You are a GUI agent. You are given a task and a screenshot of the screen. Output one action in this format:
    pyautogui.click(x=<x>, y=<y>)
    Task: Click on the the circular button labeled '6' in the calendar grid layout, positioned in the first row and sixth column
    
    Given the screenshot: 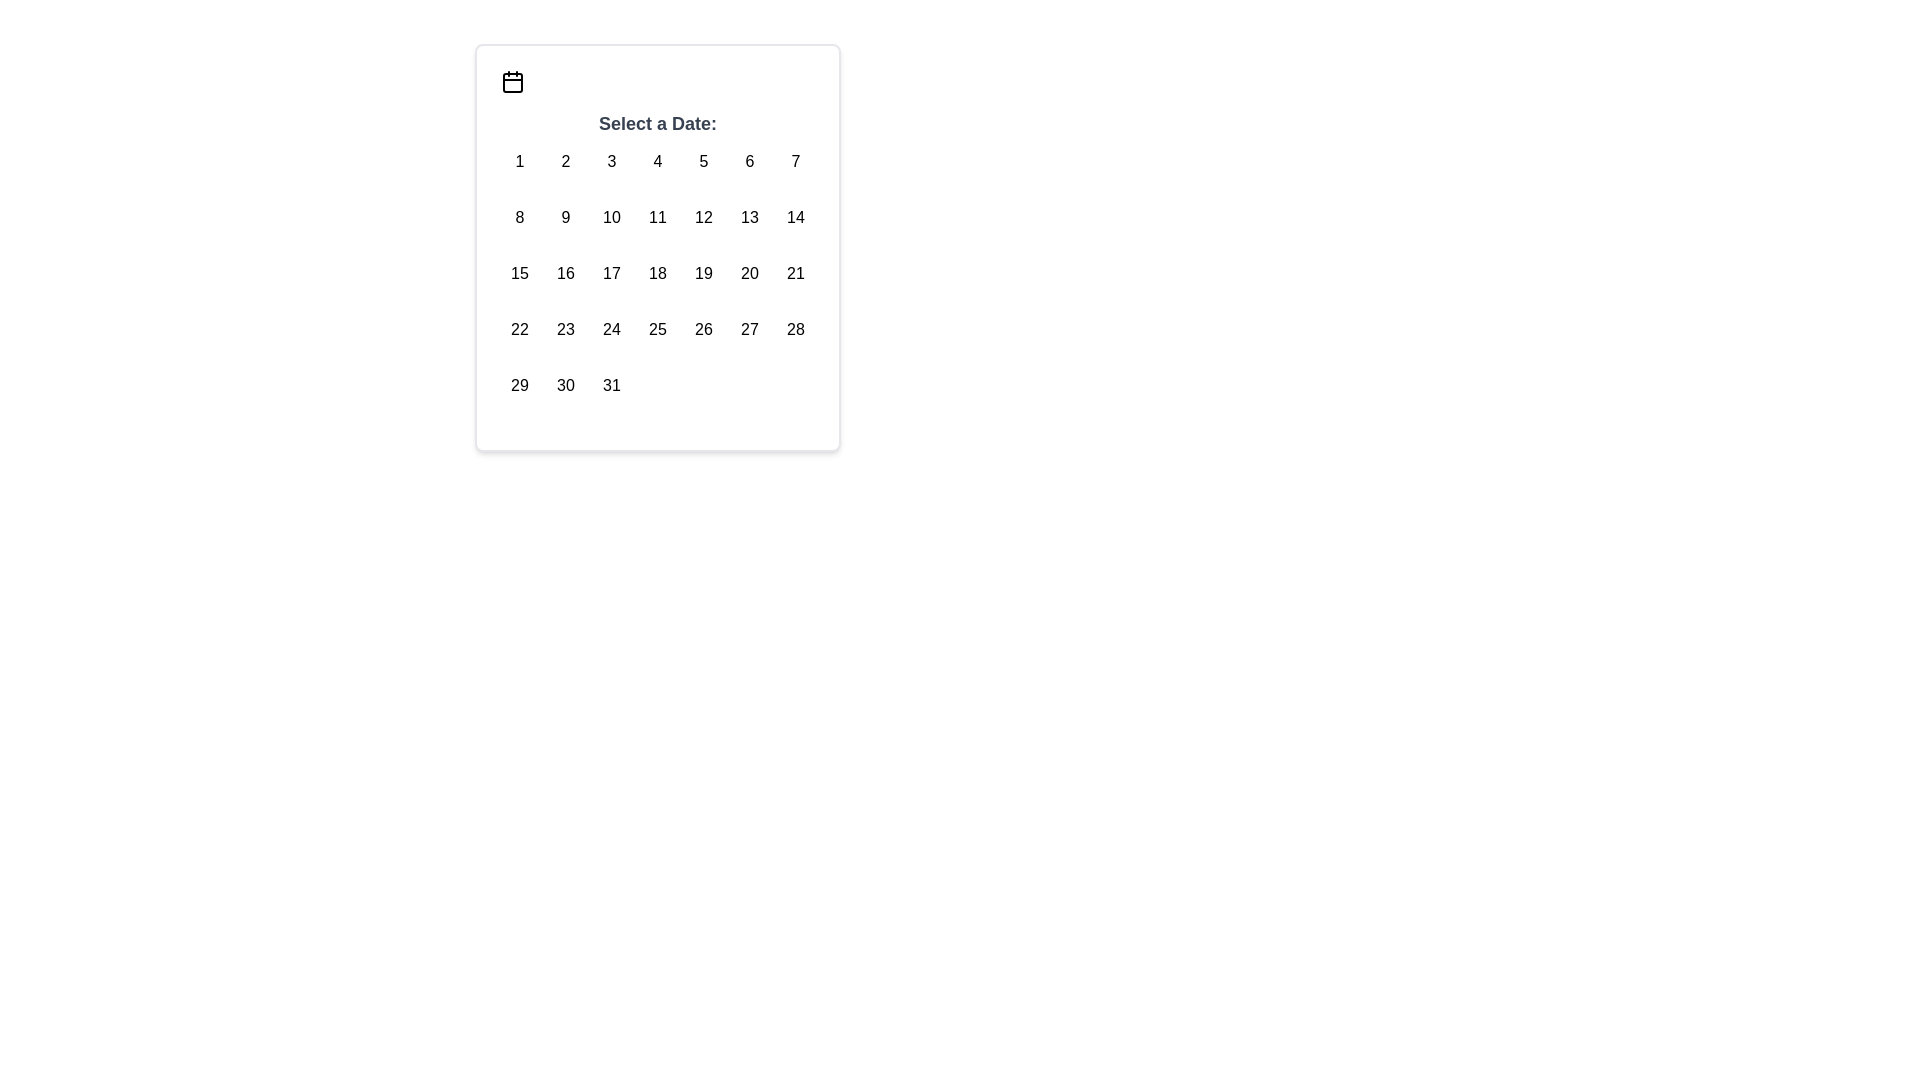 What is the action you would take?
    pyautogui.click(x=748, y=161)
    